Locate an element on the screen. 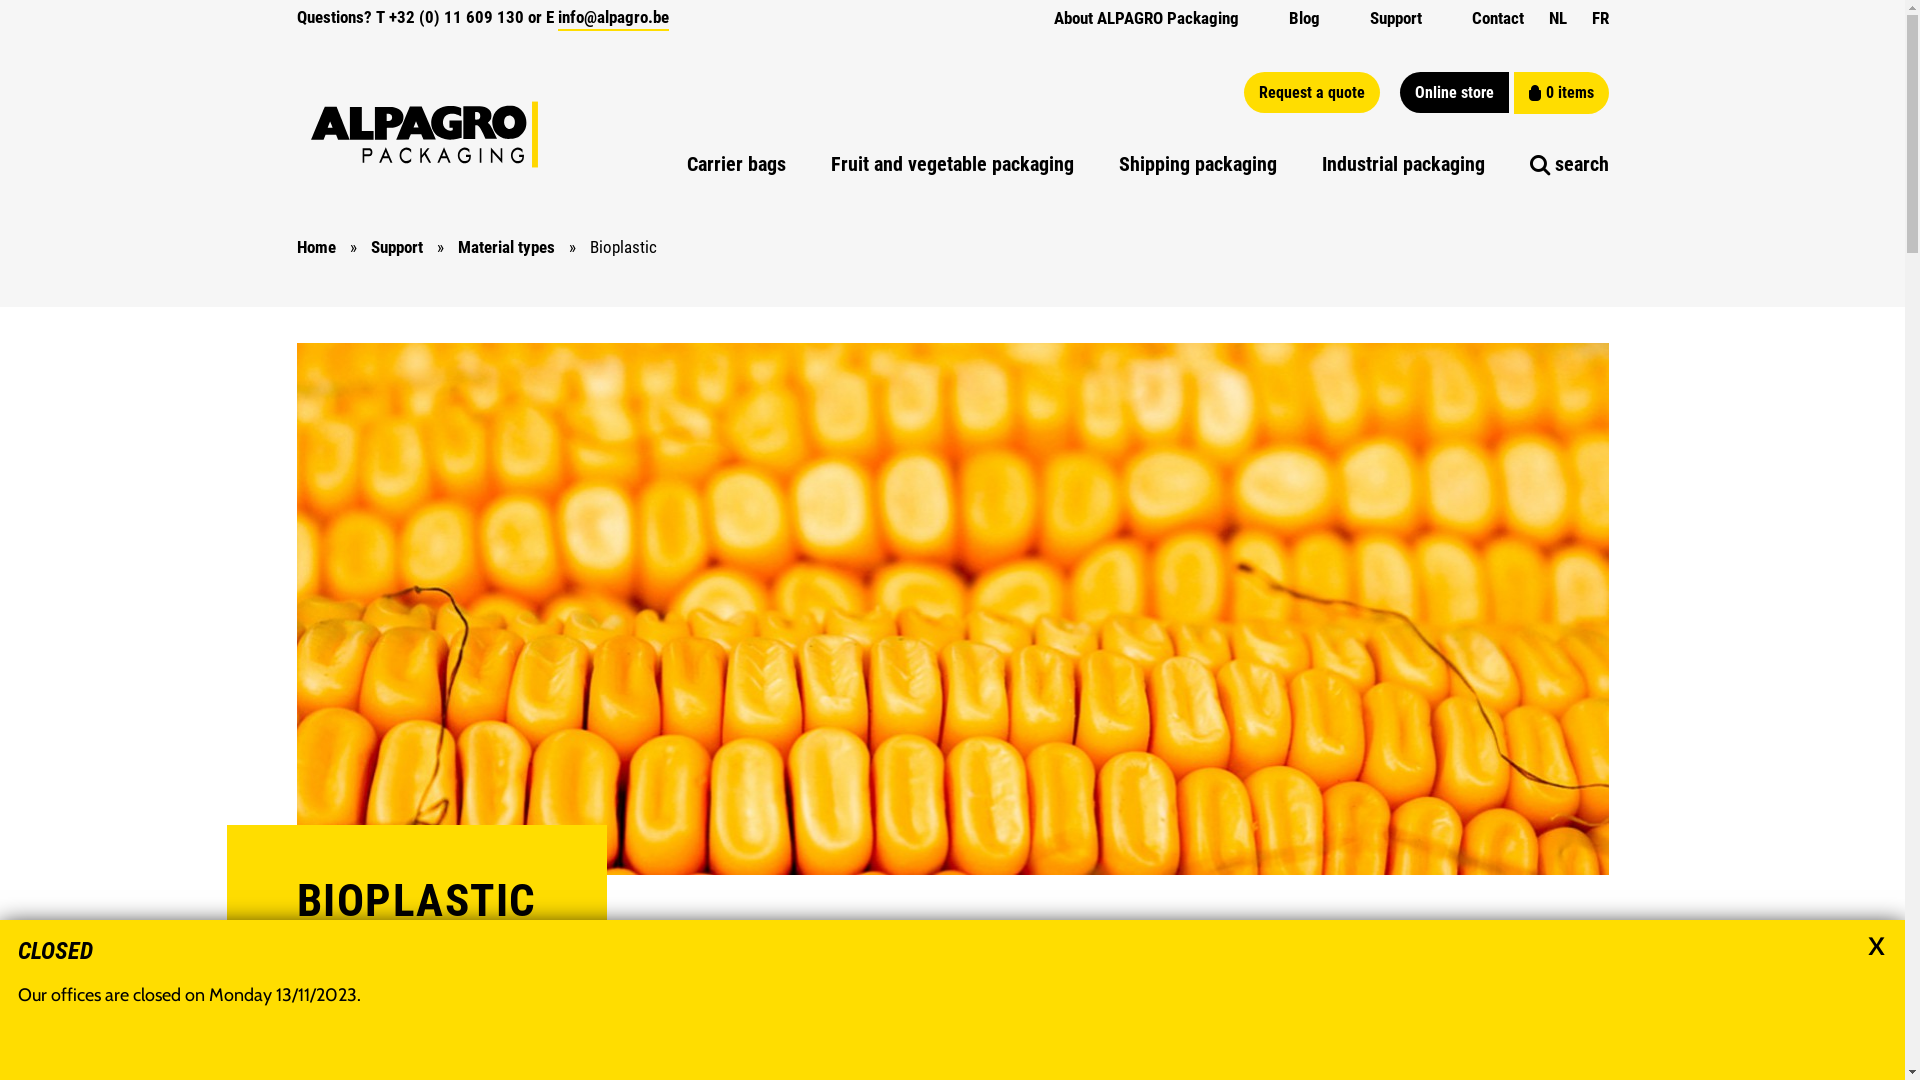 The width and height of the screenshot is (1920, 1080). 'NL' is located at coordinates (1547, 18).